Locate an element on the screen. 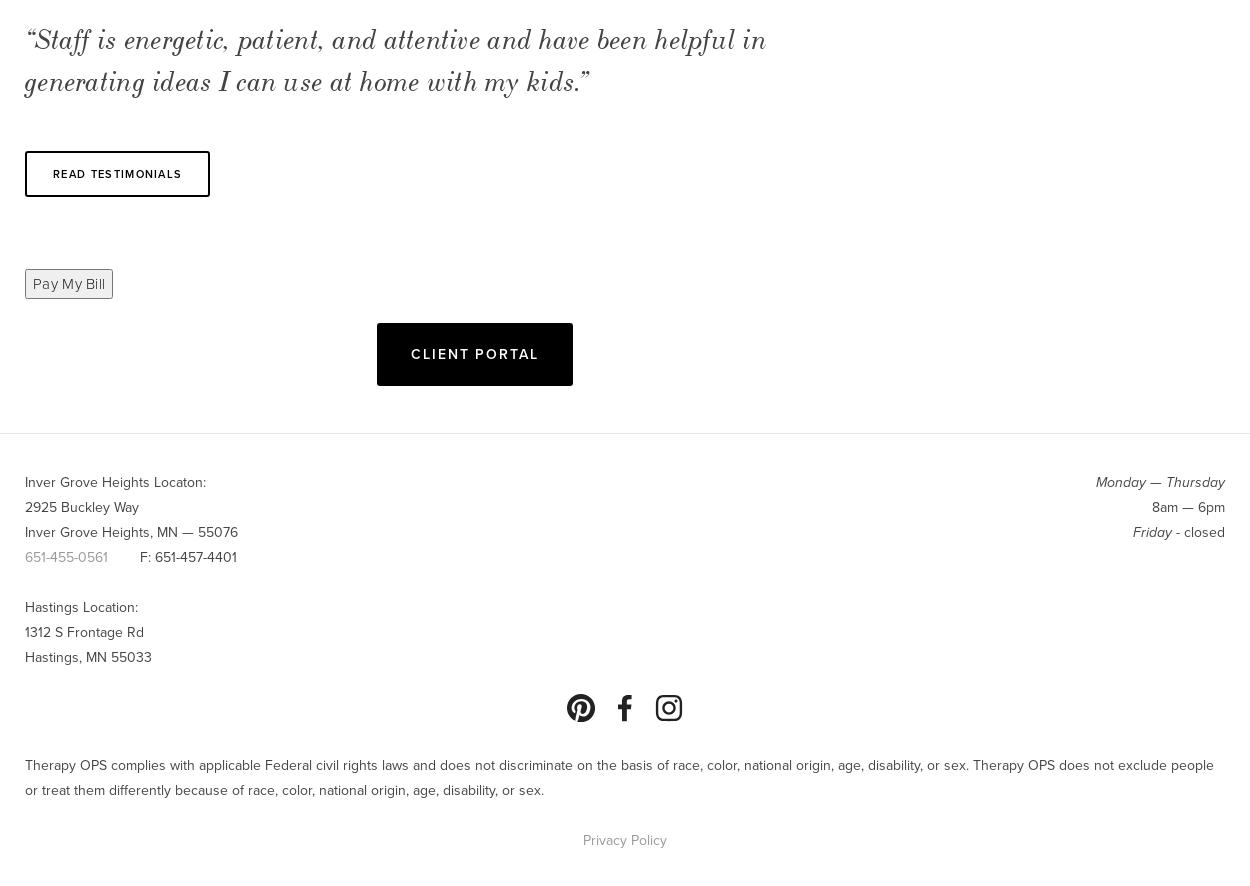 This screenshot has width=1250, height=886. 'Hastings Location:' is located at coordinates (25, 605).